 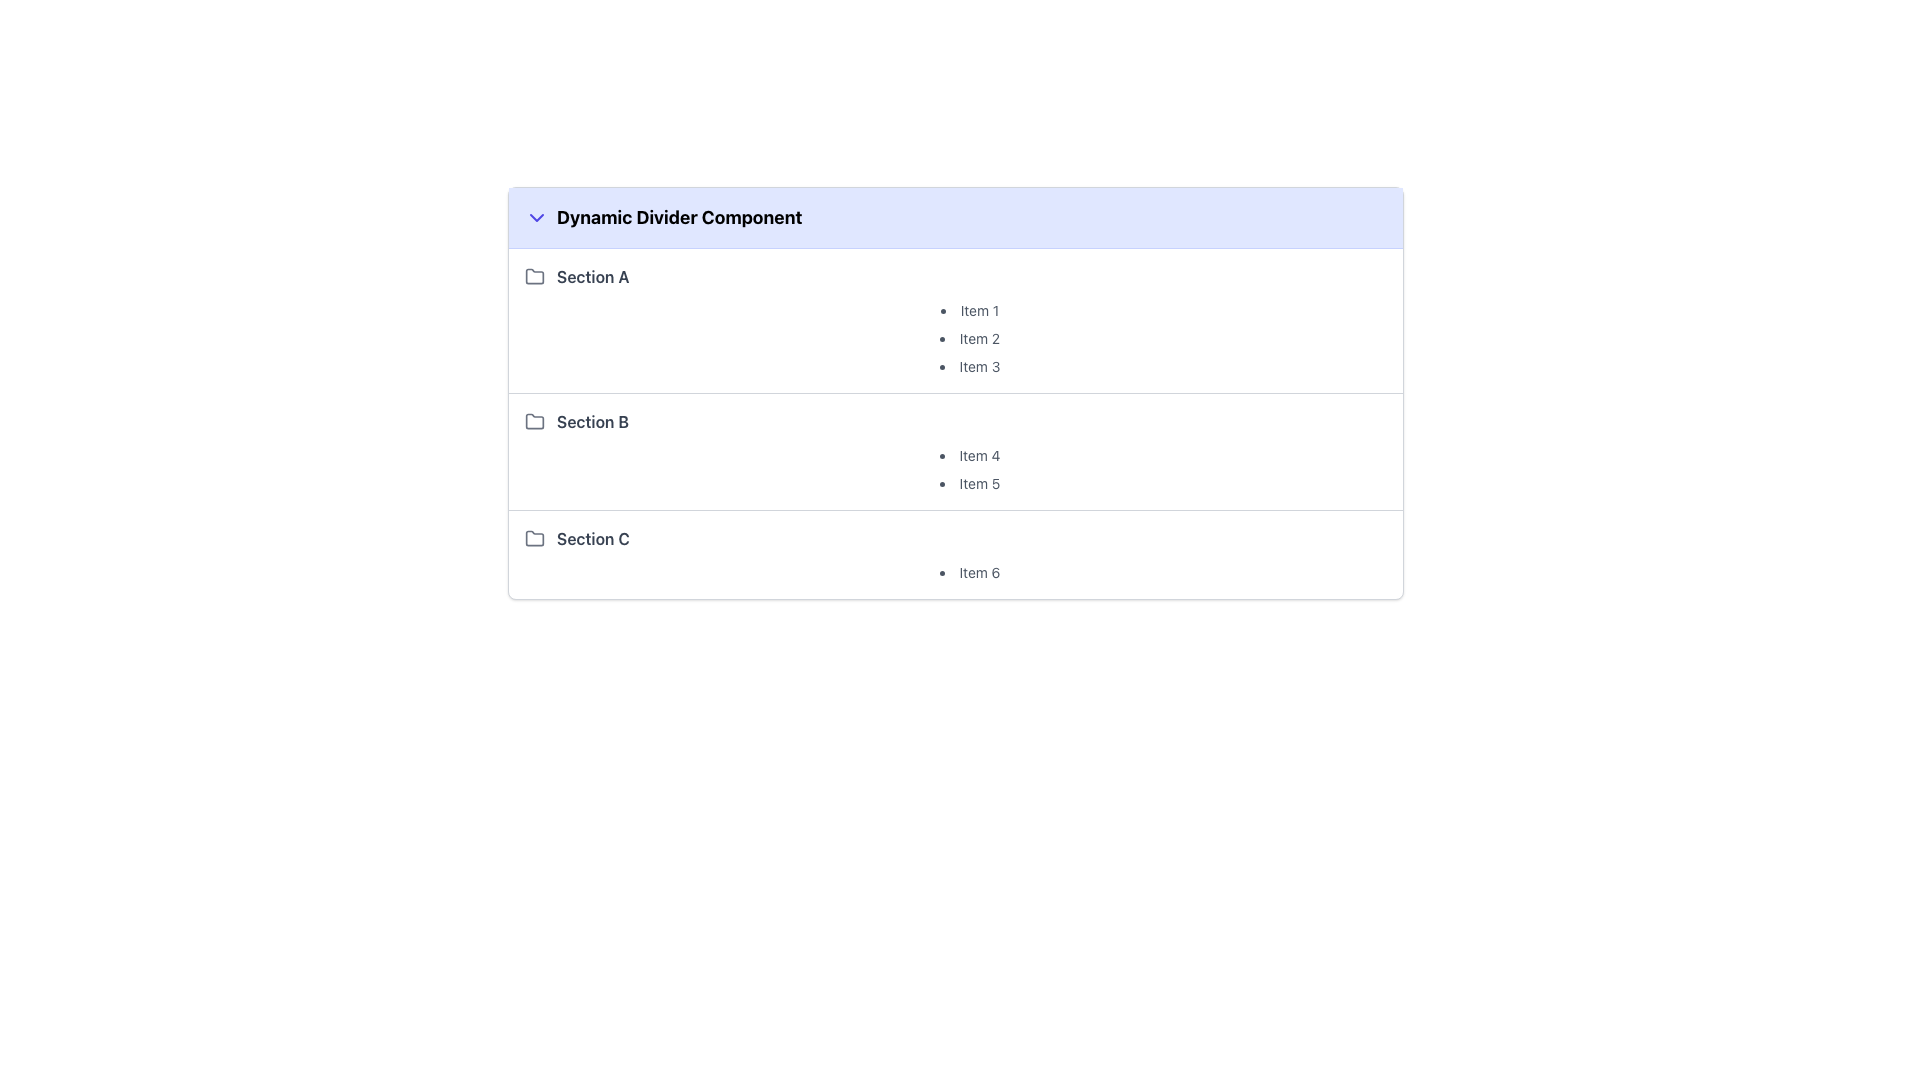 What do you see at coordinates (969, 338) in the screenshot?
I see `text element labeled 'Item 2' which is styled with a smaller font and gray color, located in the ordered list of 'Section A'` at bounding box center [969, 338].